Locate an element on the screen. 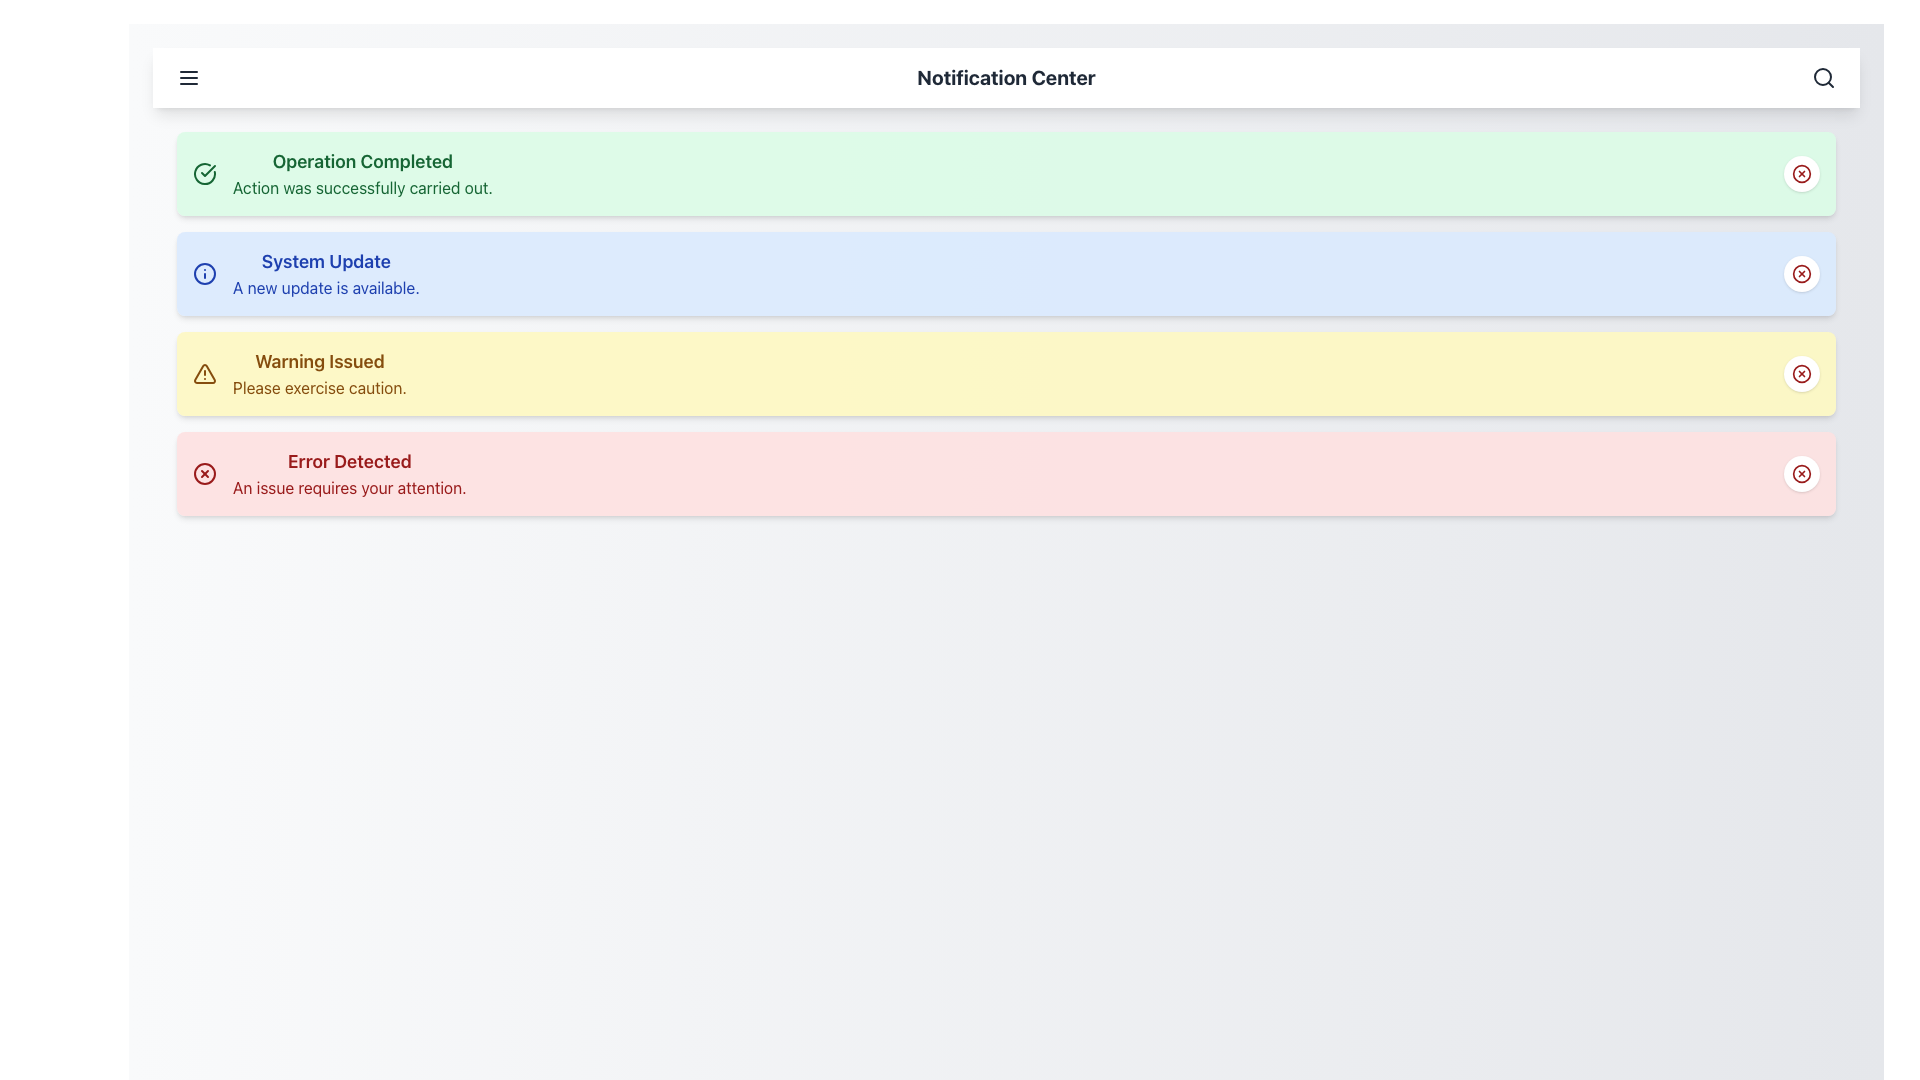 The width and height of the screenshot is (1920, 1080). message displayed in the text element that says 'Action was successfully carried out.' It is styled in green text and is part of the notification panel below the title 'Operation Completed.' is located at coordinates (362, 188).